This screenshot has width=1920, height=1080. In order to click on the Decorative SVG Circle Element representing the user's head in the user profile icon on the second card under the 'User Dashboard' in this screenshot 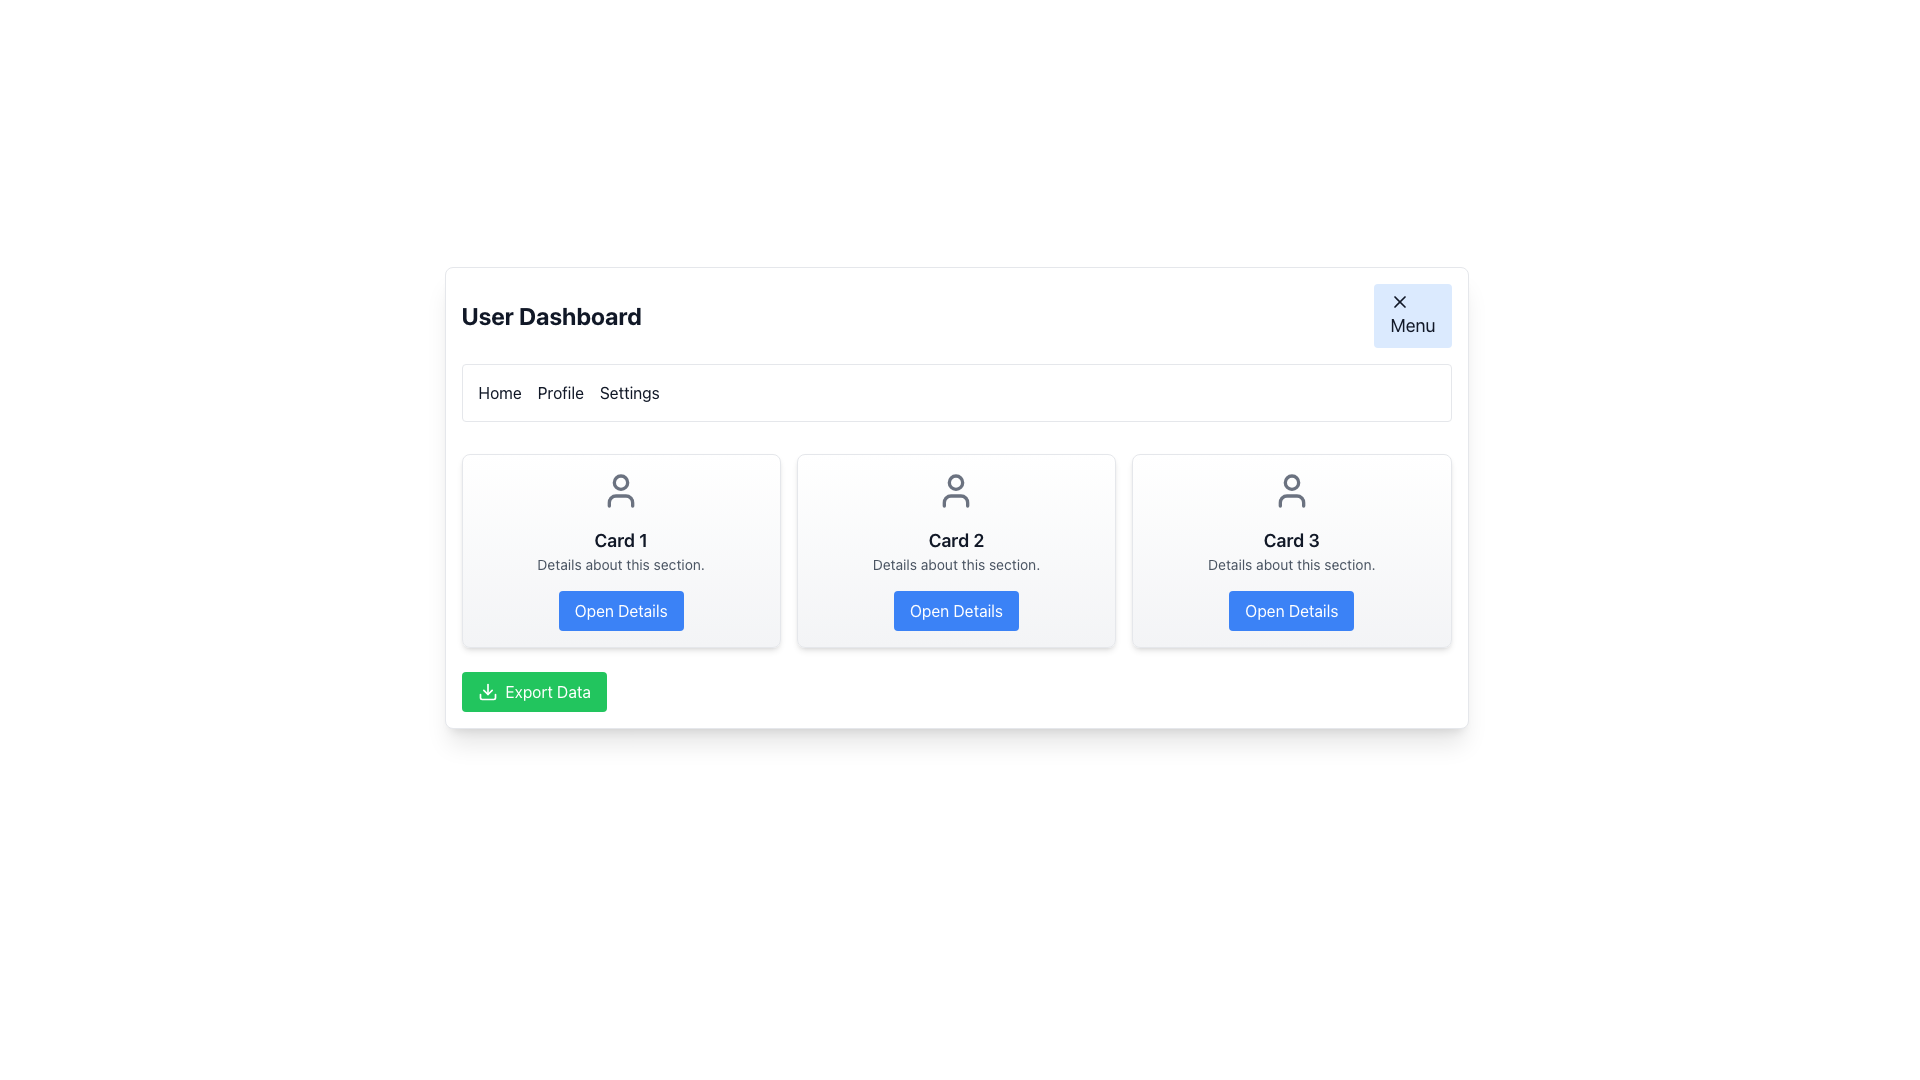, I will do `click(955, 482)`.